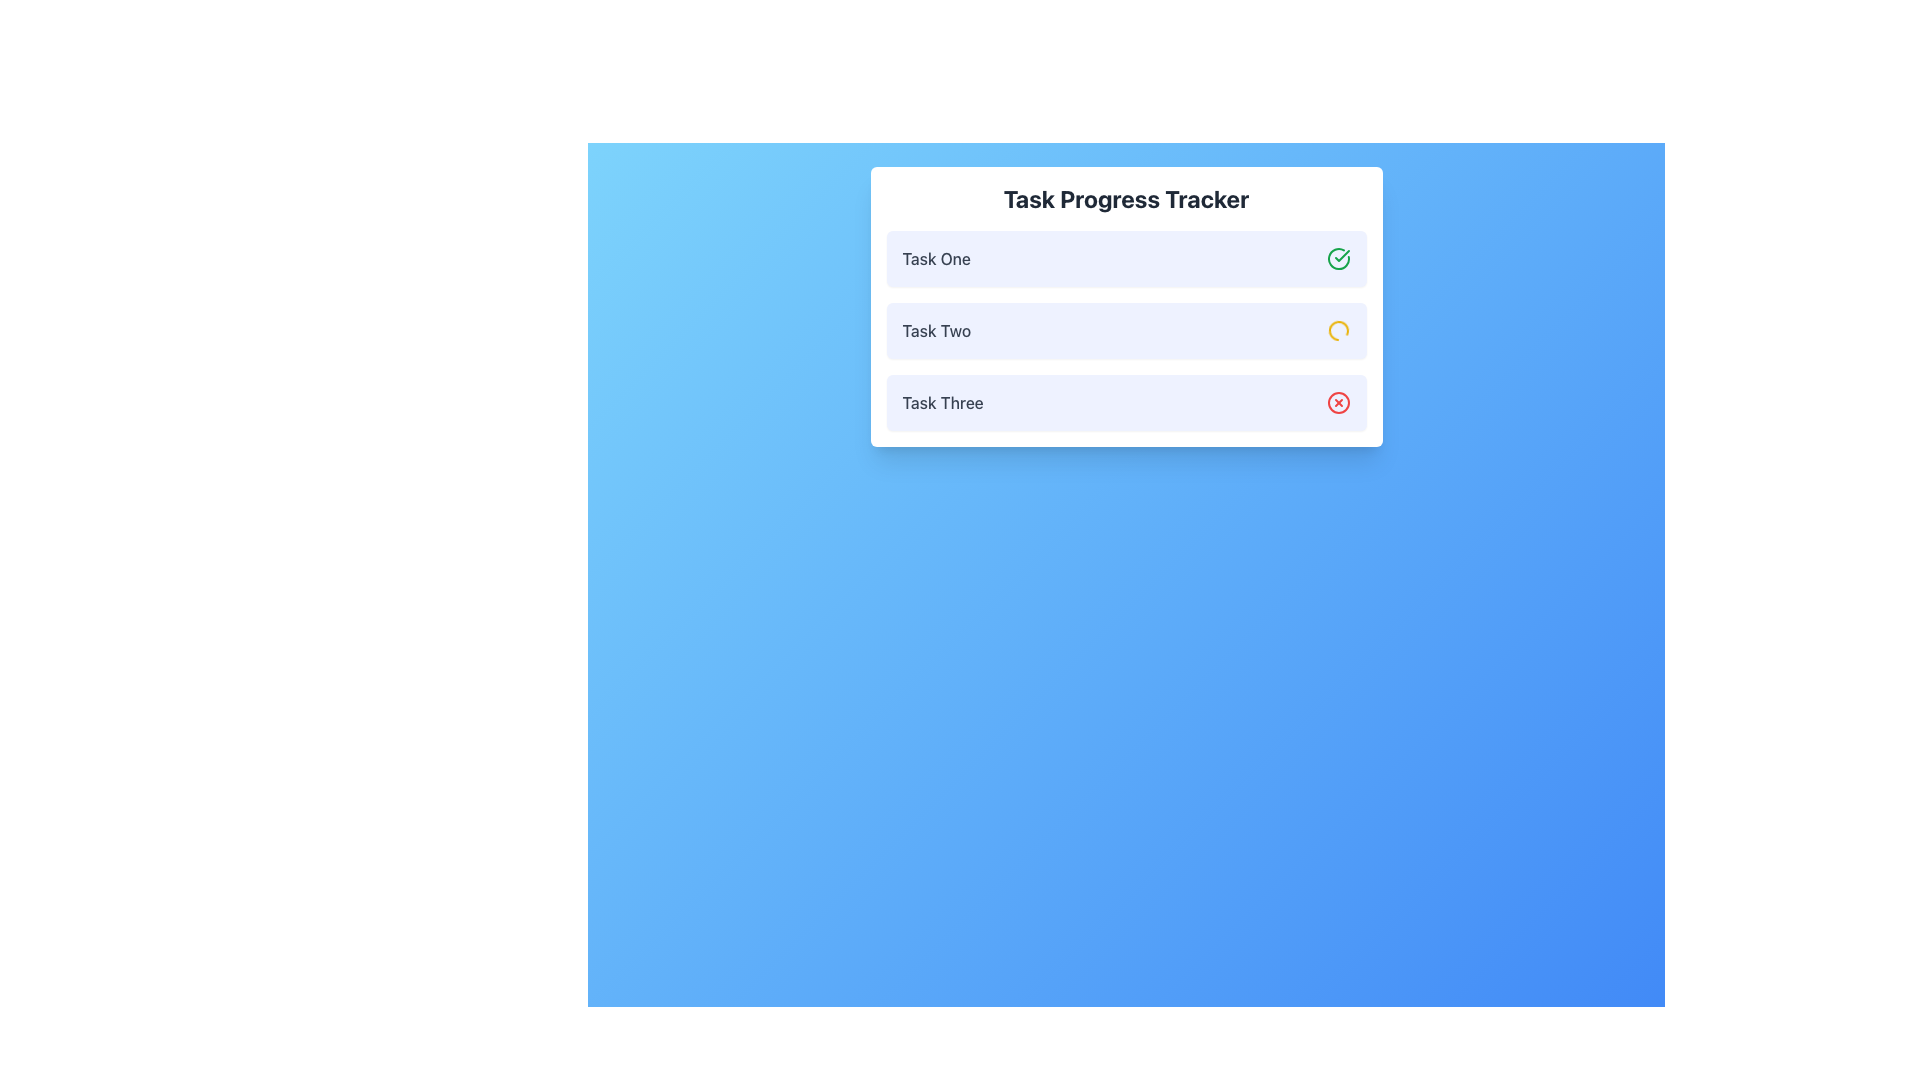 The height and width of the screenshot is (1080, 1920). Describe the element at coordinates (1338, 330) in the screenshot. I see `the Loader icon located on the right side of the 'Task Two' card layout, which indicates a task in progress` at that location.